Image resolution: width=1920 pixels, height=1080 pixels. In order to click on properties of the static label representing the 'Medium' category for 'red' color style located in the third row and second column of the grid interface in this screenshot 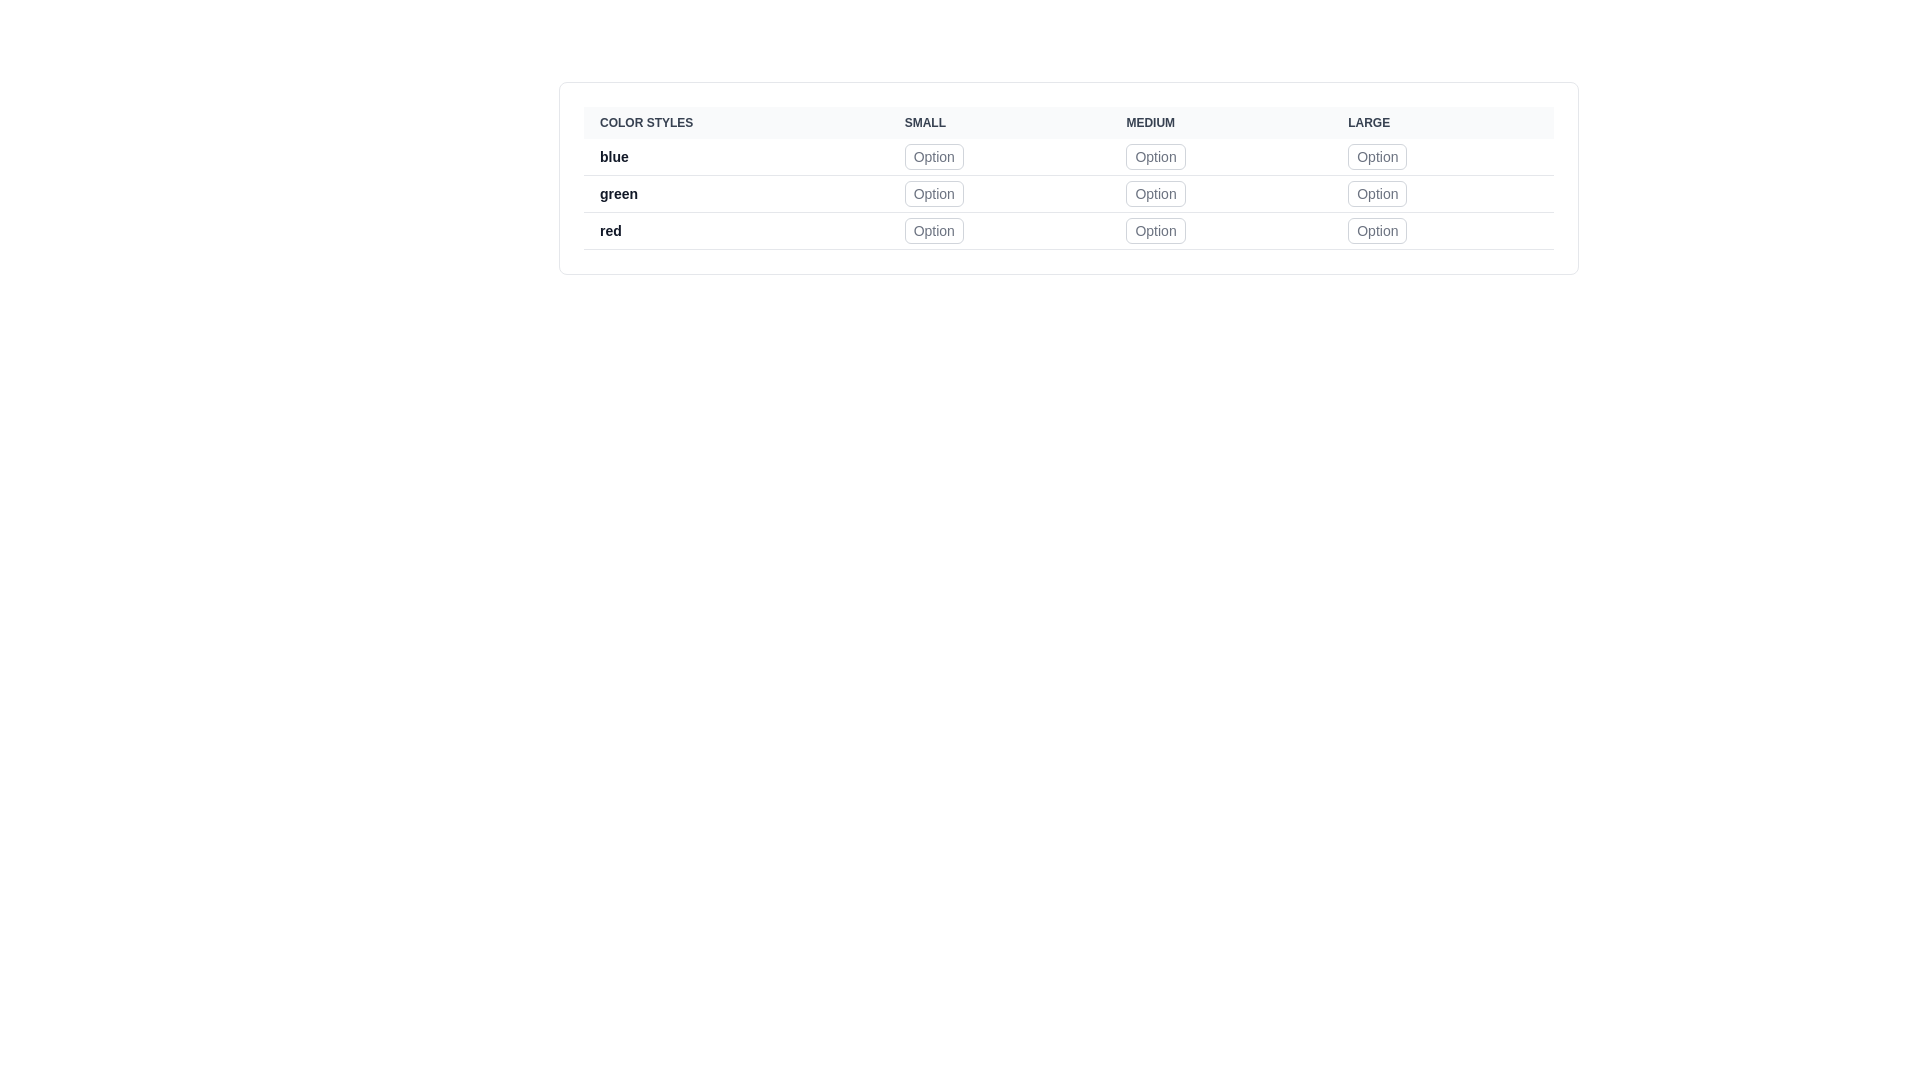, I will do `click(1220, 230)`.